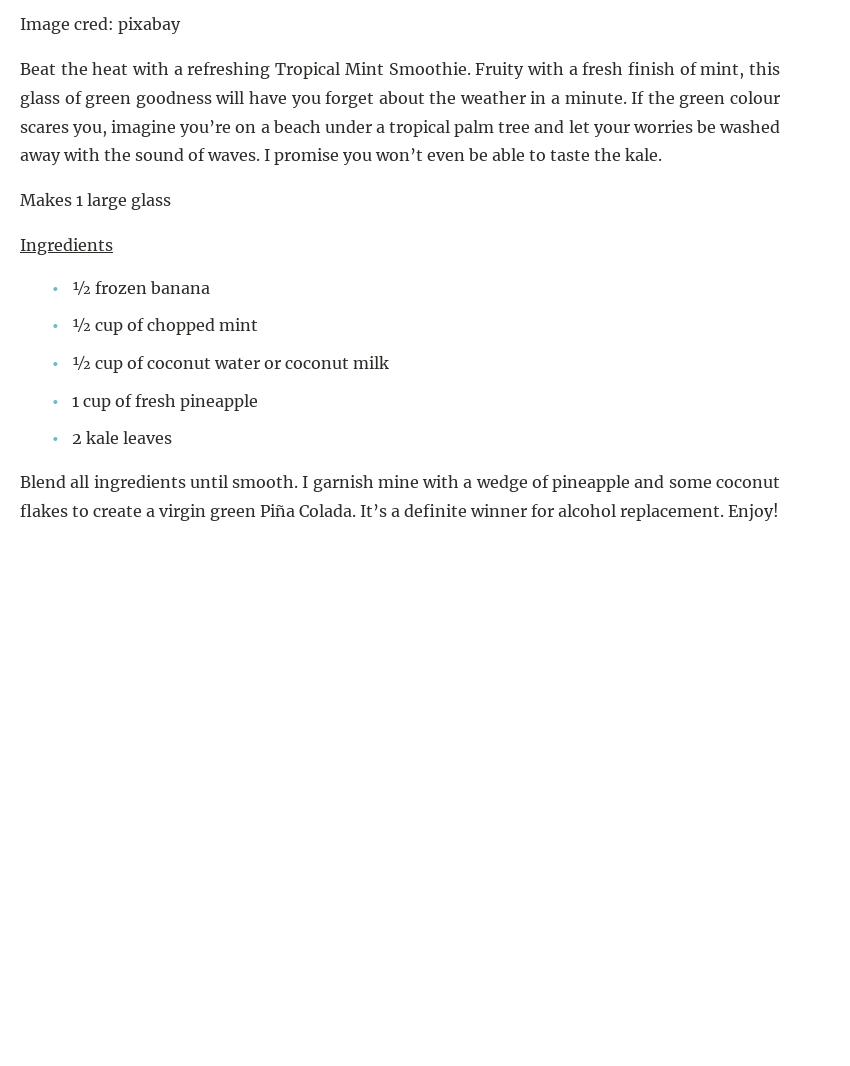  I want to click on '1 cup of fresh pineapple', so click(164, 399).